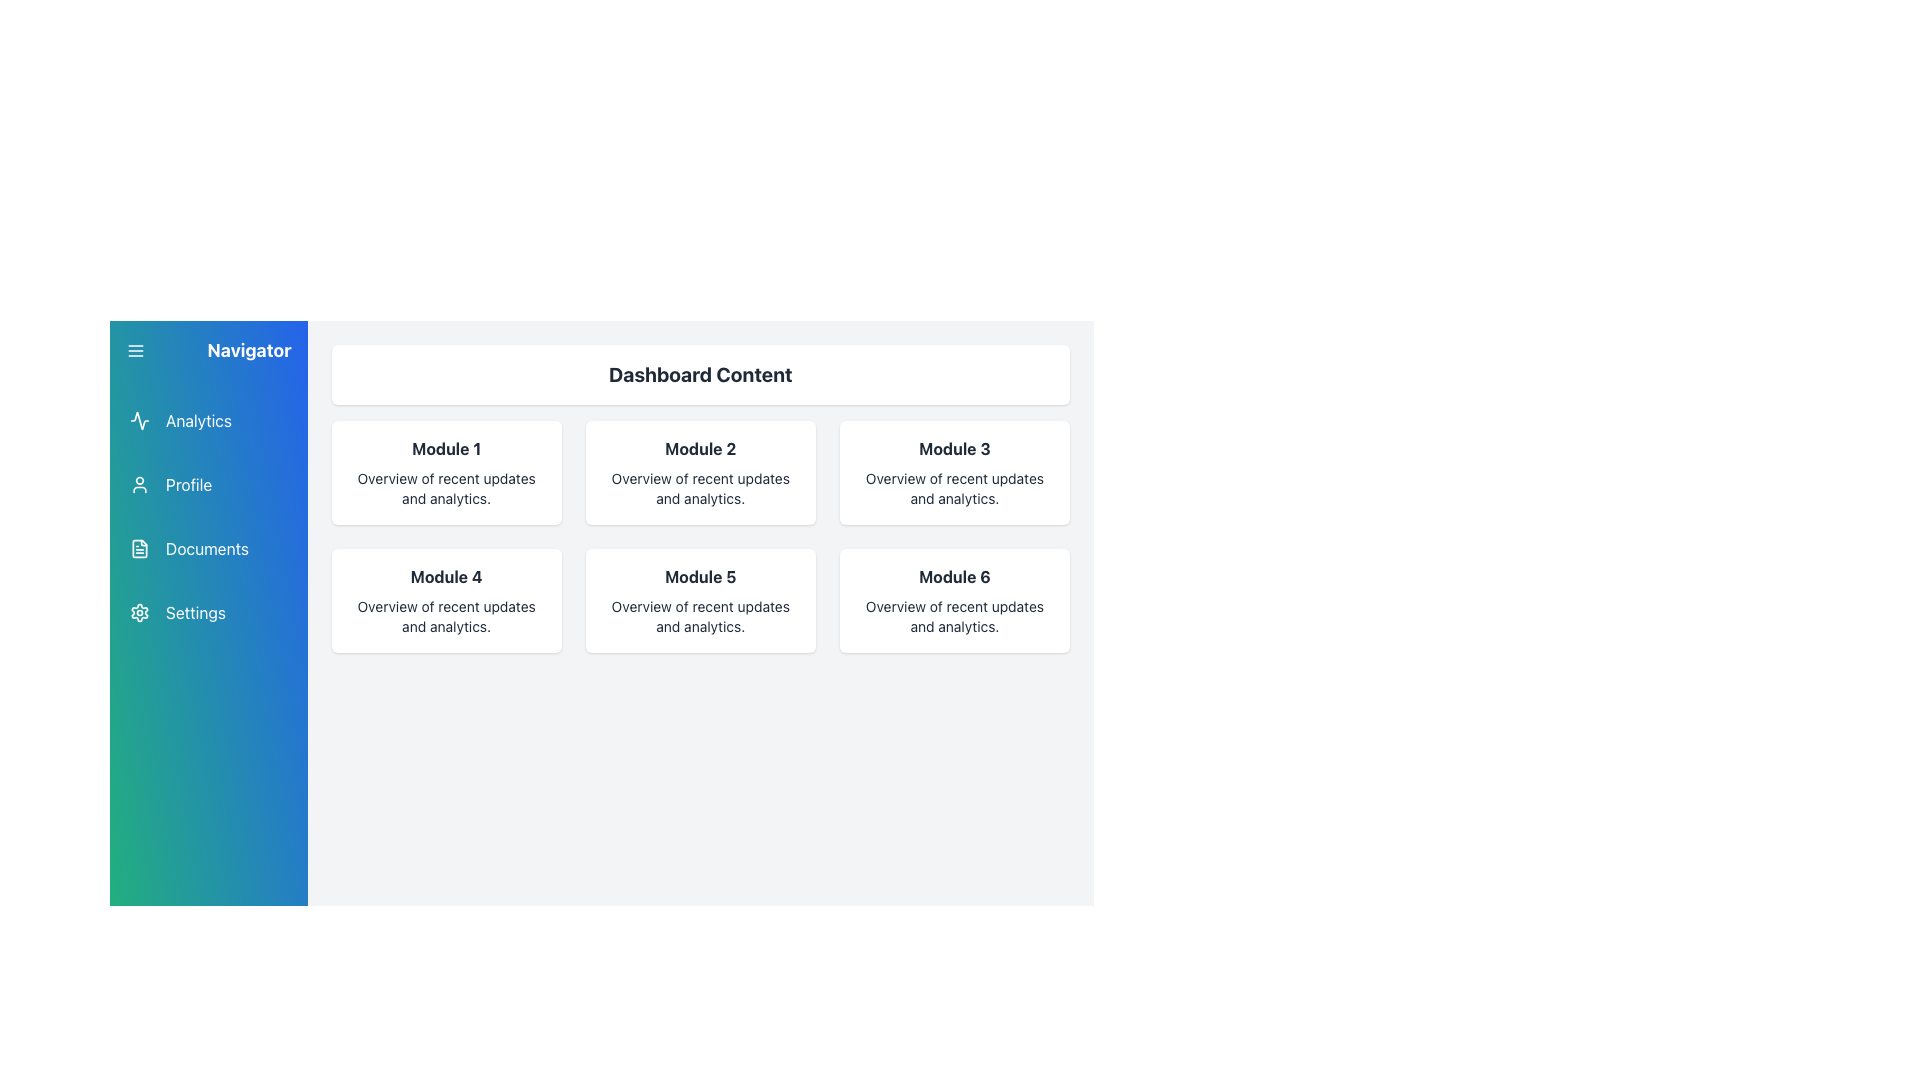  Describe the element at coordinates (138, 548) in the screenshot. I see `the 'Documents' icon located in the vertical navigation bar` at that location.